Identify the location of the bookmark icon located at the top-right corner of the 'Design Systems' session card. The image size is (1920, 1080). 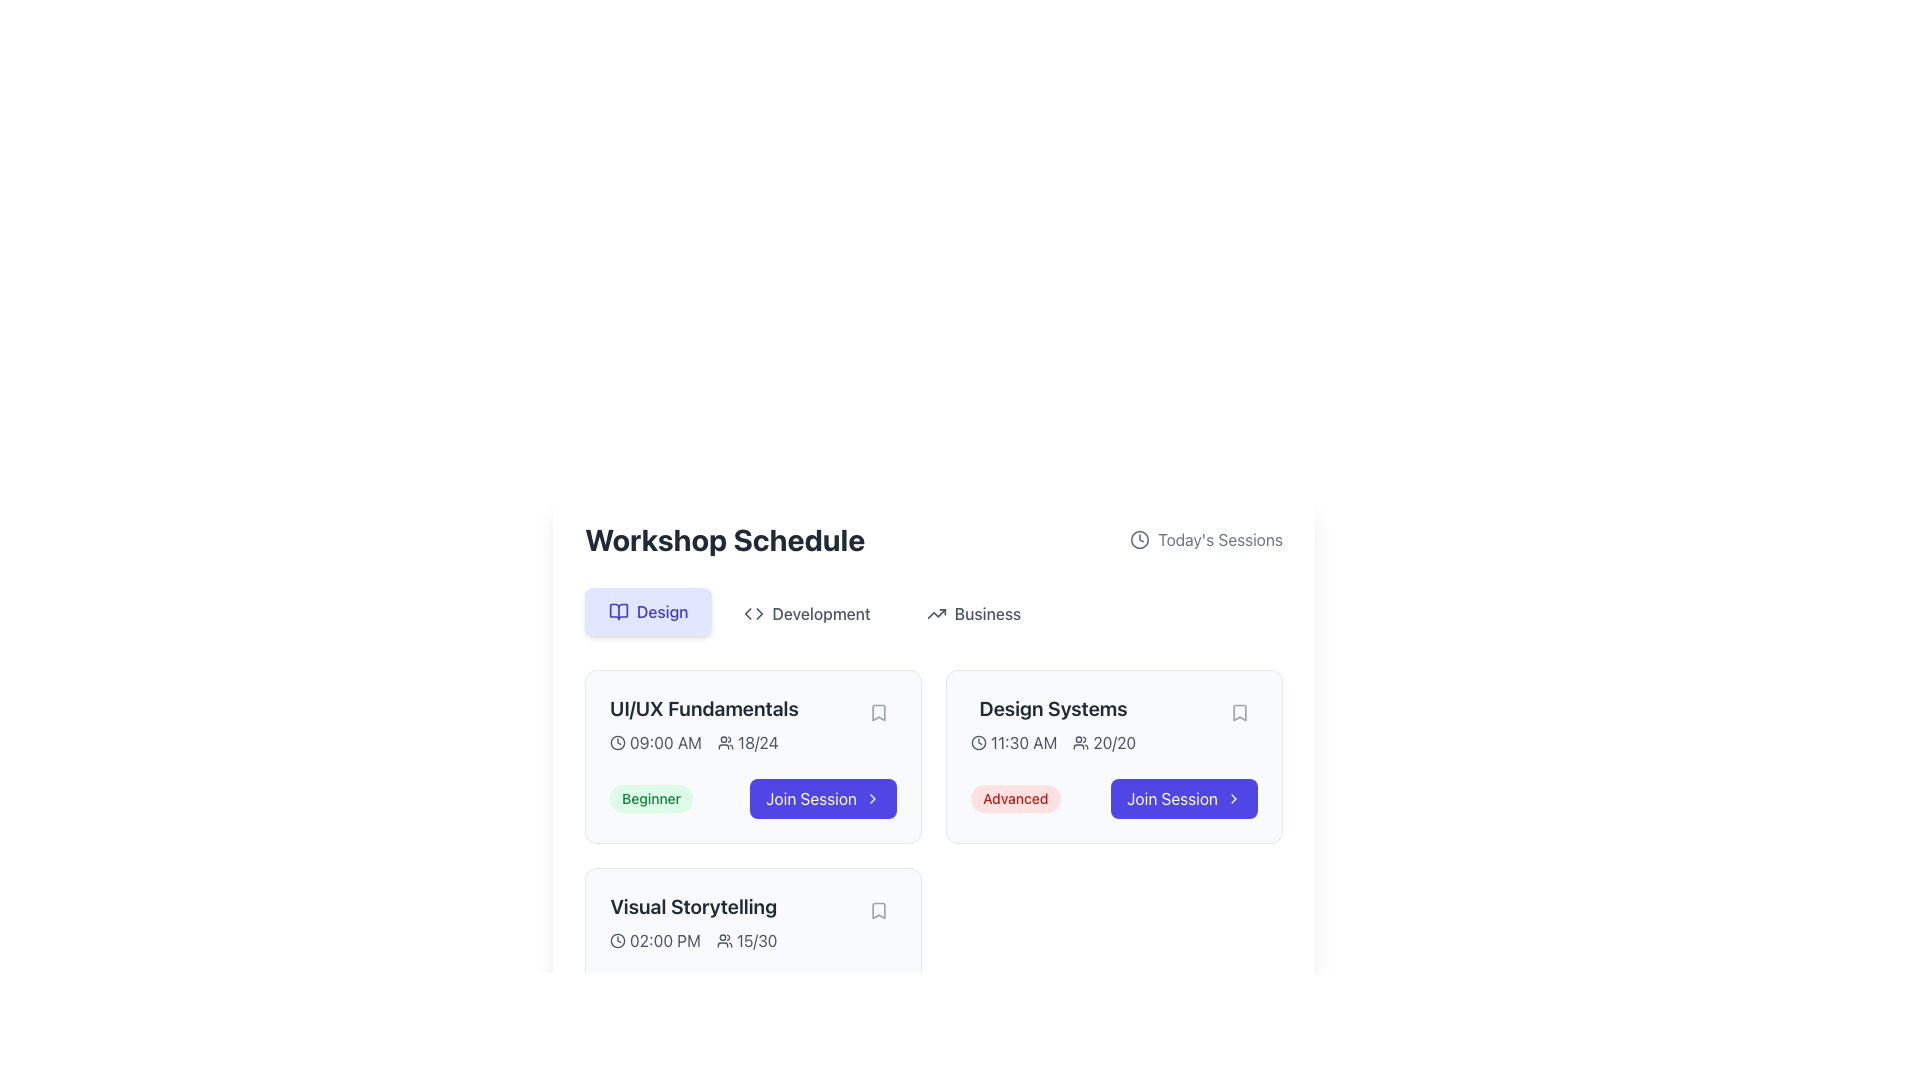
(1238, 712).